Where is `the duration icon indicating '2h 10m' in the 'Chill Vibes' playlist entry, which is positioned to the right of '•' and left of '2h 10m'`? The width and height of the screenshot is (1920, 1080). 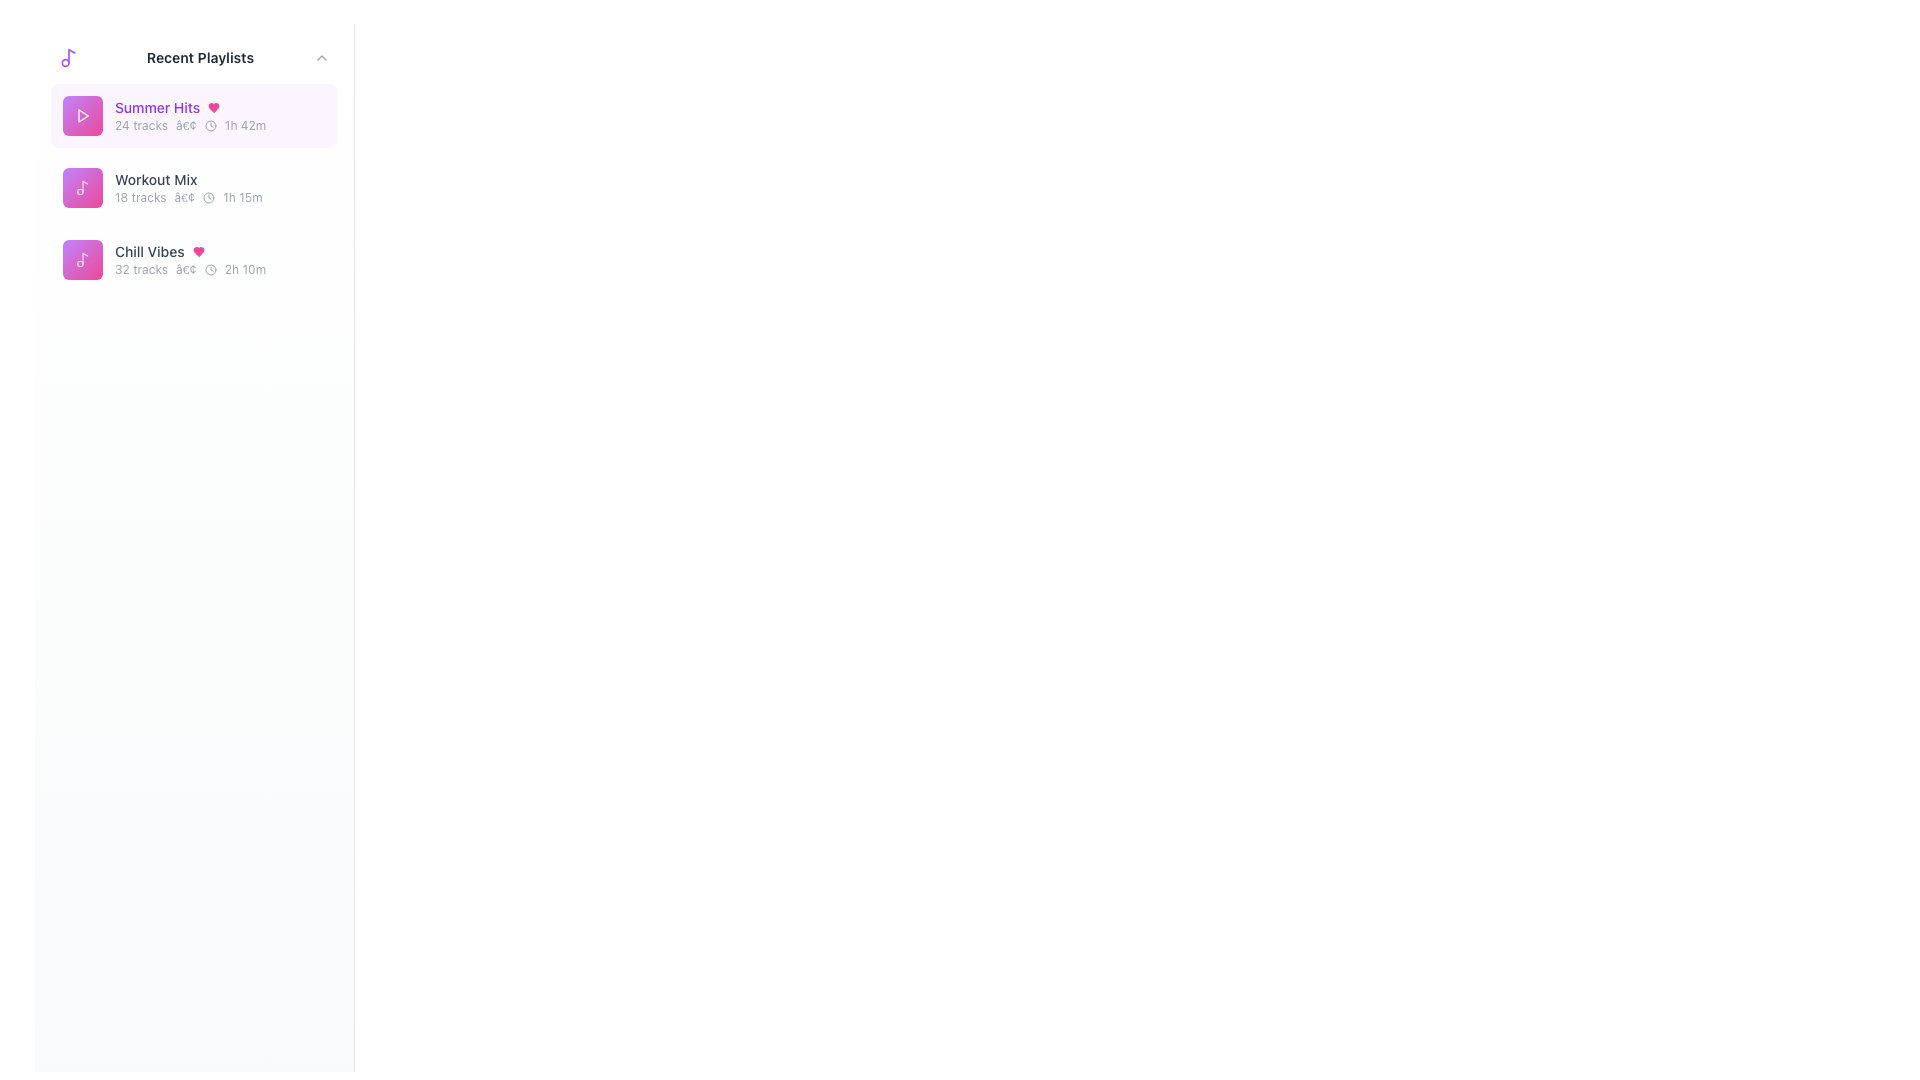
the duration icon indicating '2h 10m' in the 'Chill Vibes' playlist entry, which is positioned to the right of '•' and left of '2h 10m' is located at coordinates (210, 270).